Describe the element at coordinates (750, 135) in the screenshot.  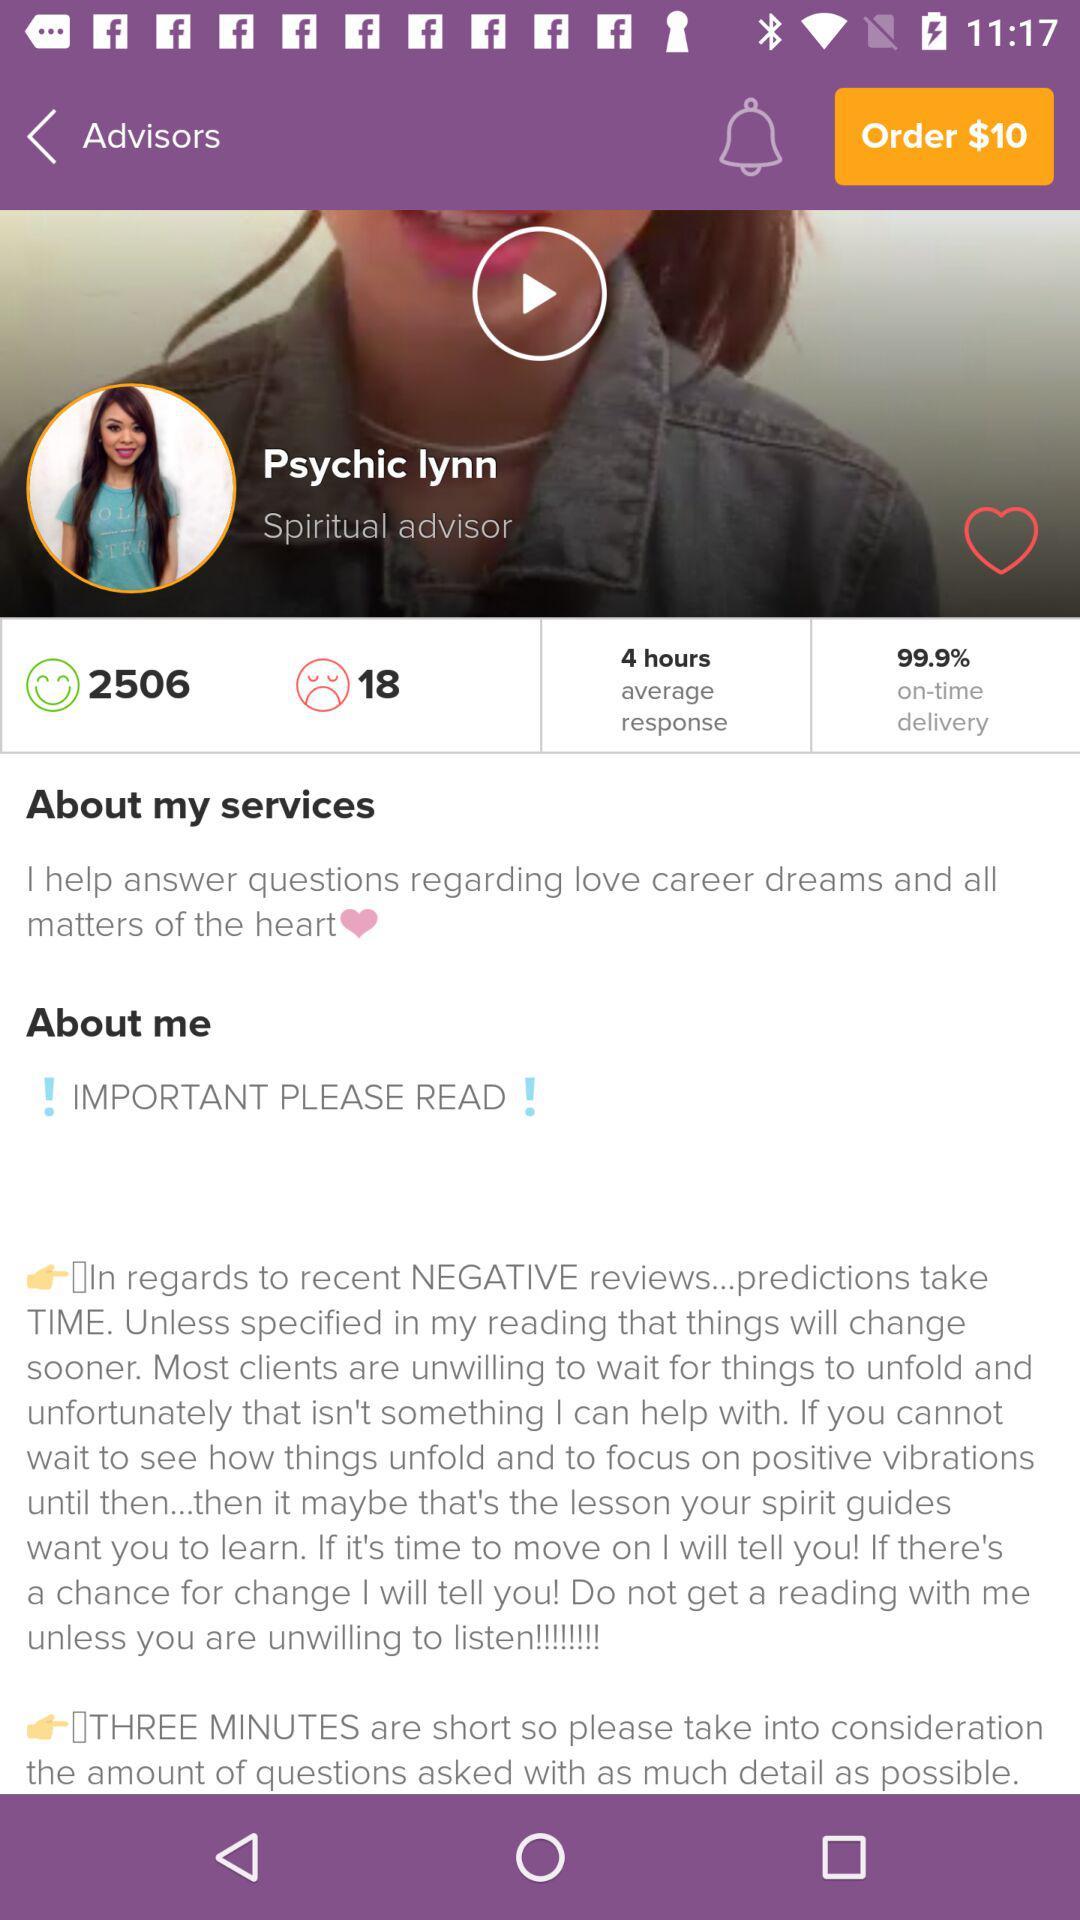
I see `notifications` at that location.